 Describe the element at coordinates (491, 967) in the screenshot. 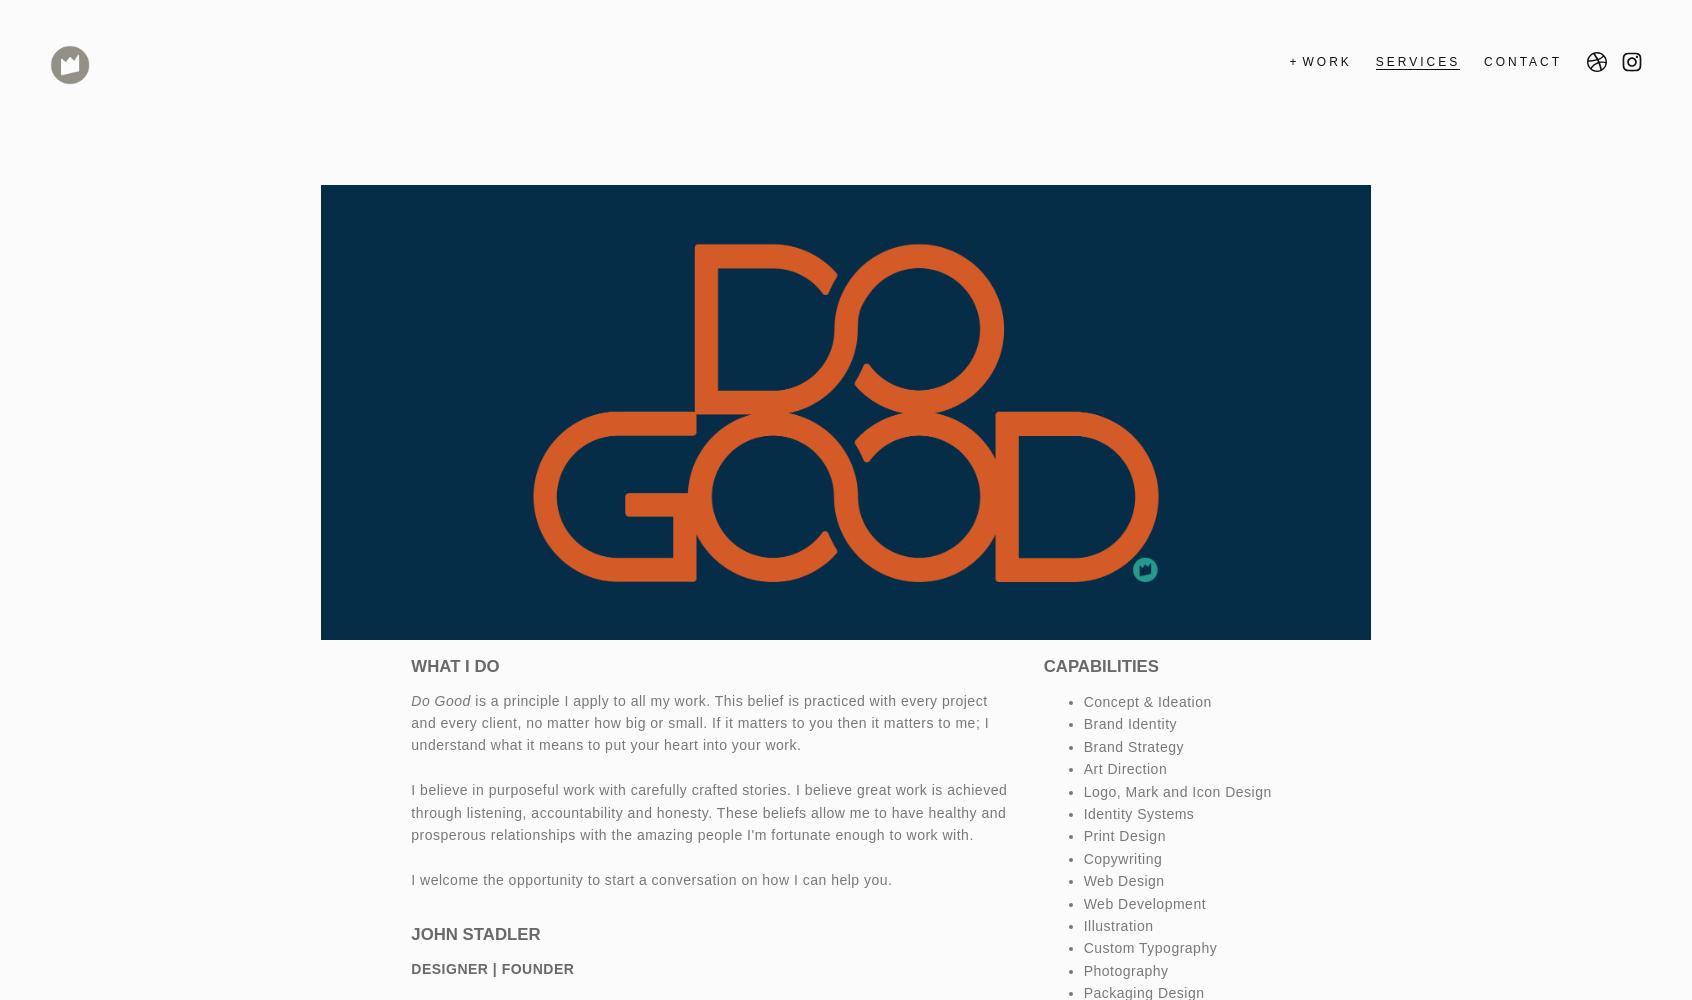

I see `'DESIGNER | FOUNDER'` at that location.